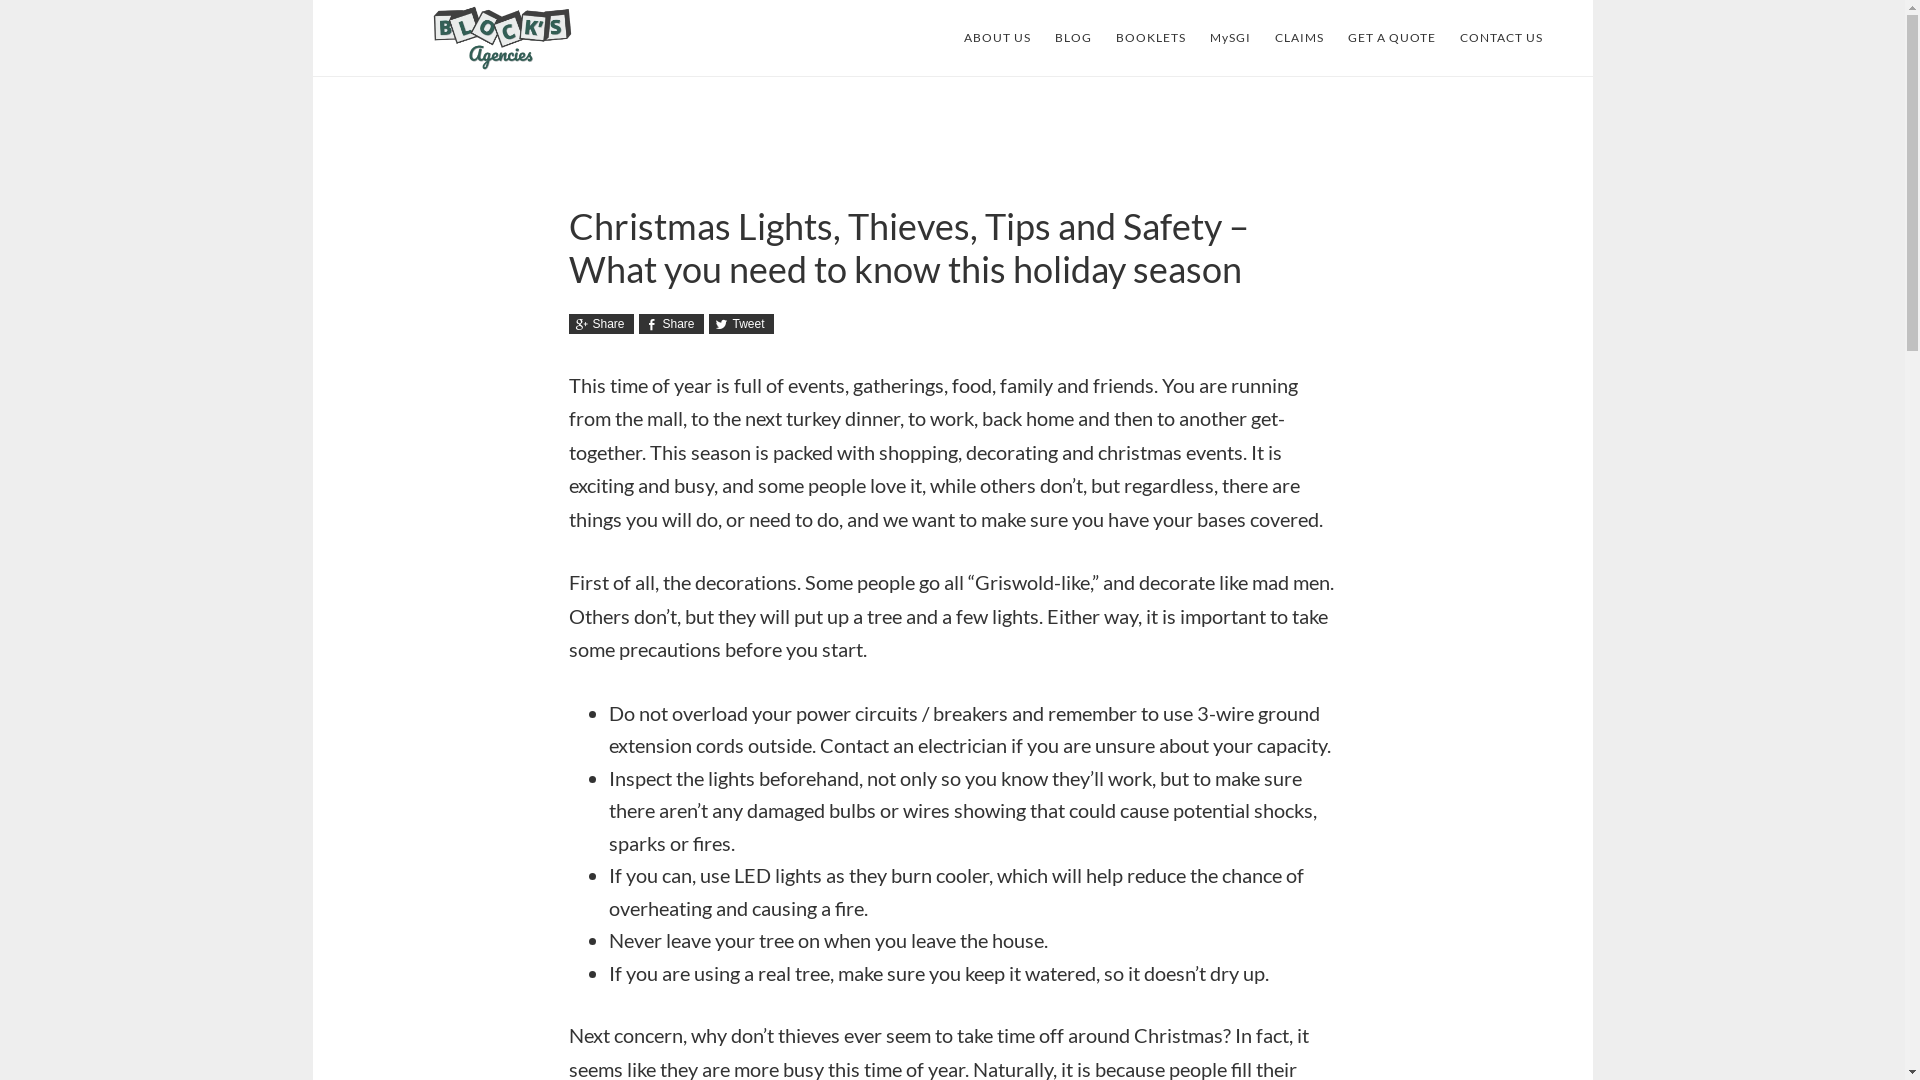  Describe the element at coordinates (1071, 38) in the screenshot. I see `'BLOG'` at that location.